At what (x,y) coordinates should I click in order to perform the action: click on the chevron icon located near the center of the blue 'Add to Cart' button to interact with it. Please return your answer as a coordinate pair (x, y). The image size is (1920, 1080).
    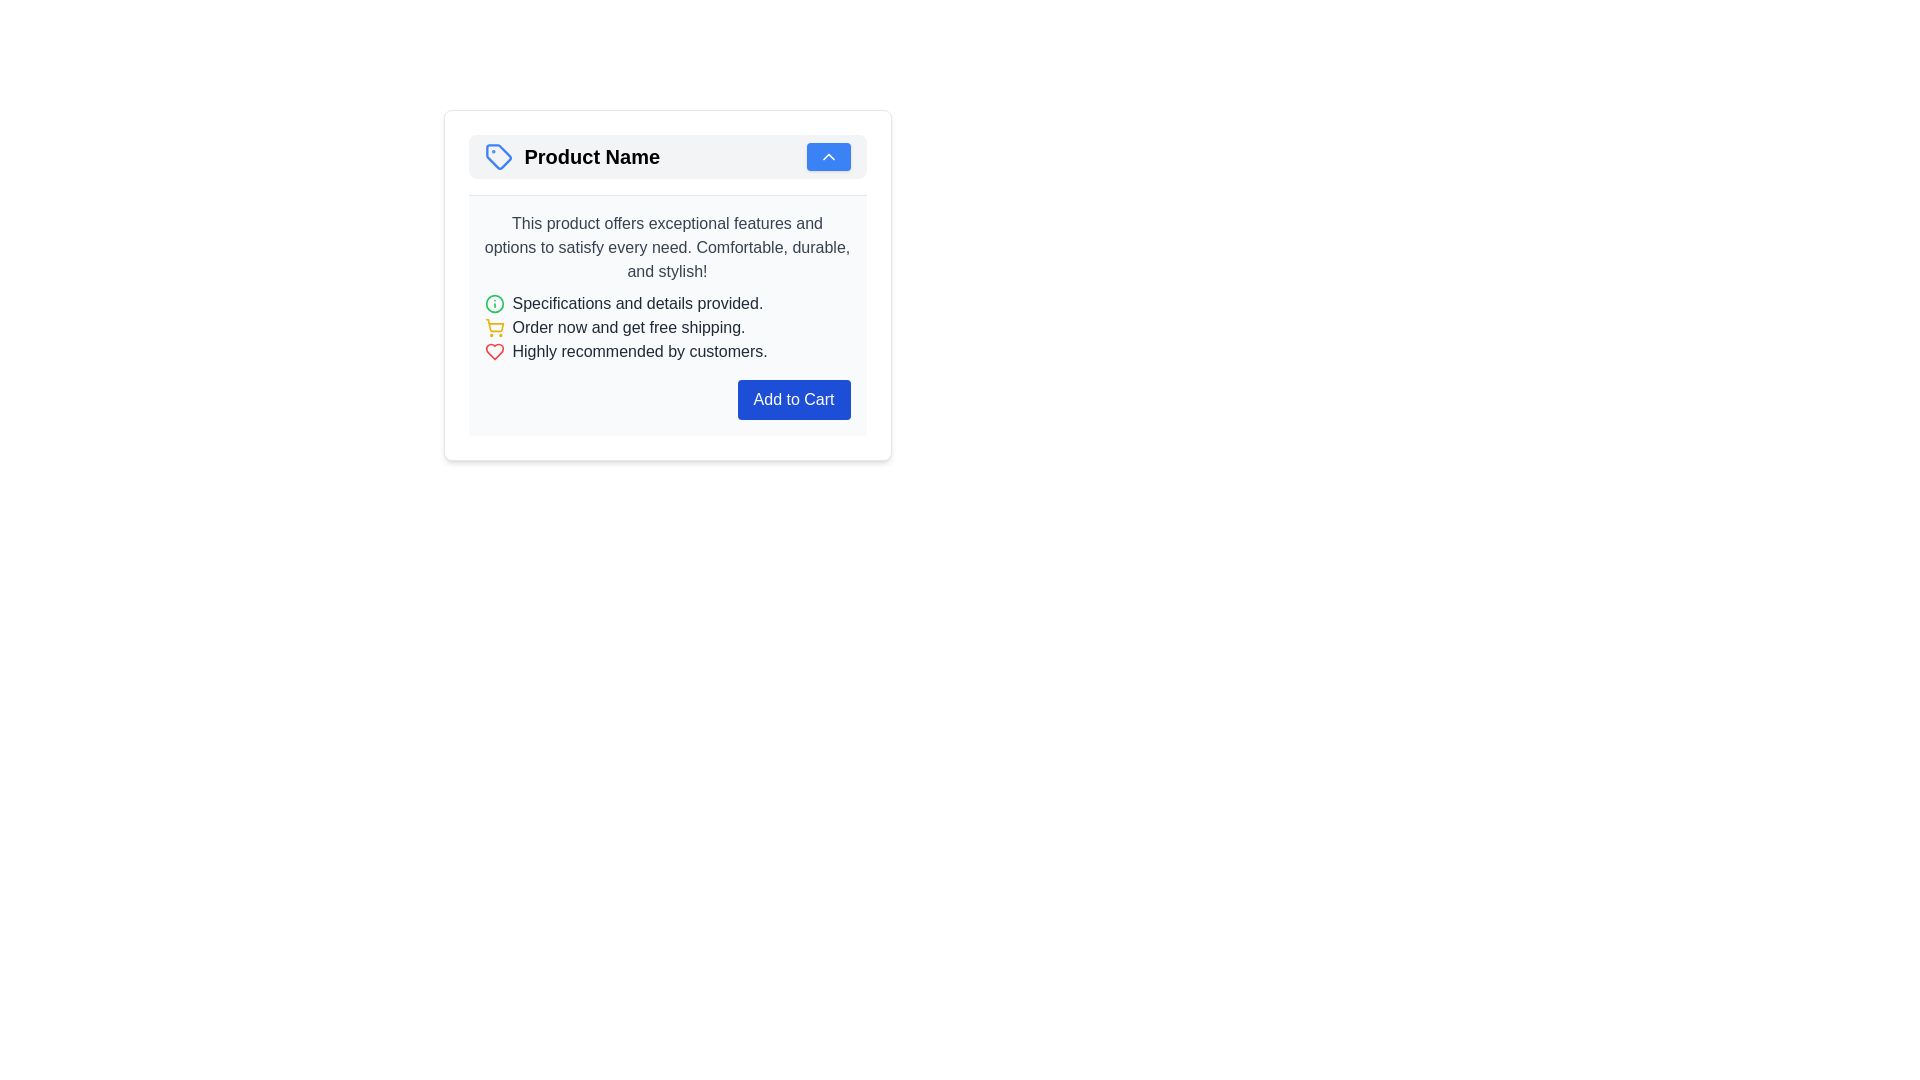
    Looking at the image, I should click on (828, 156).